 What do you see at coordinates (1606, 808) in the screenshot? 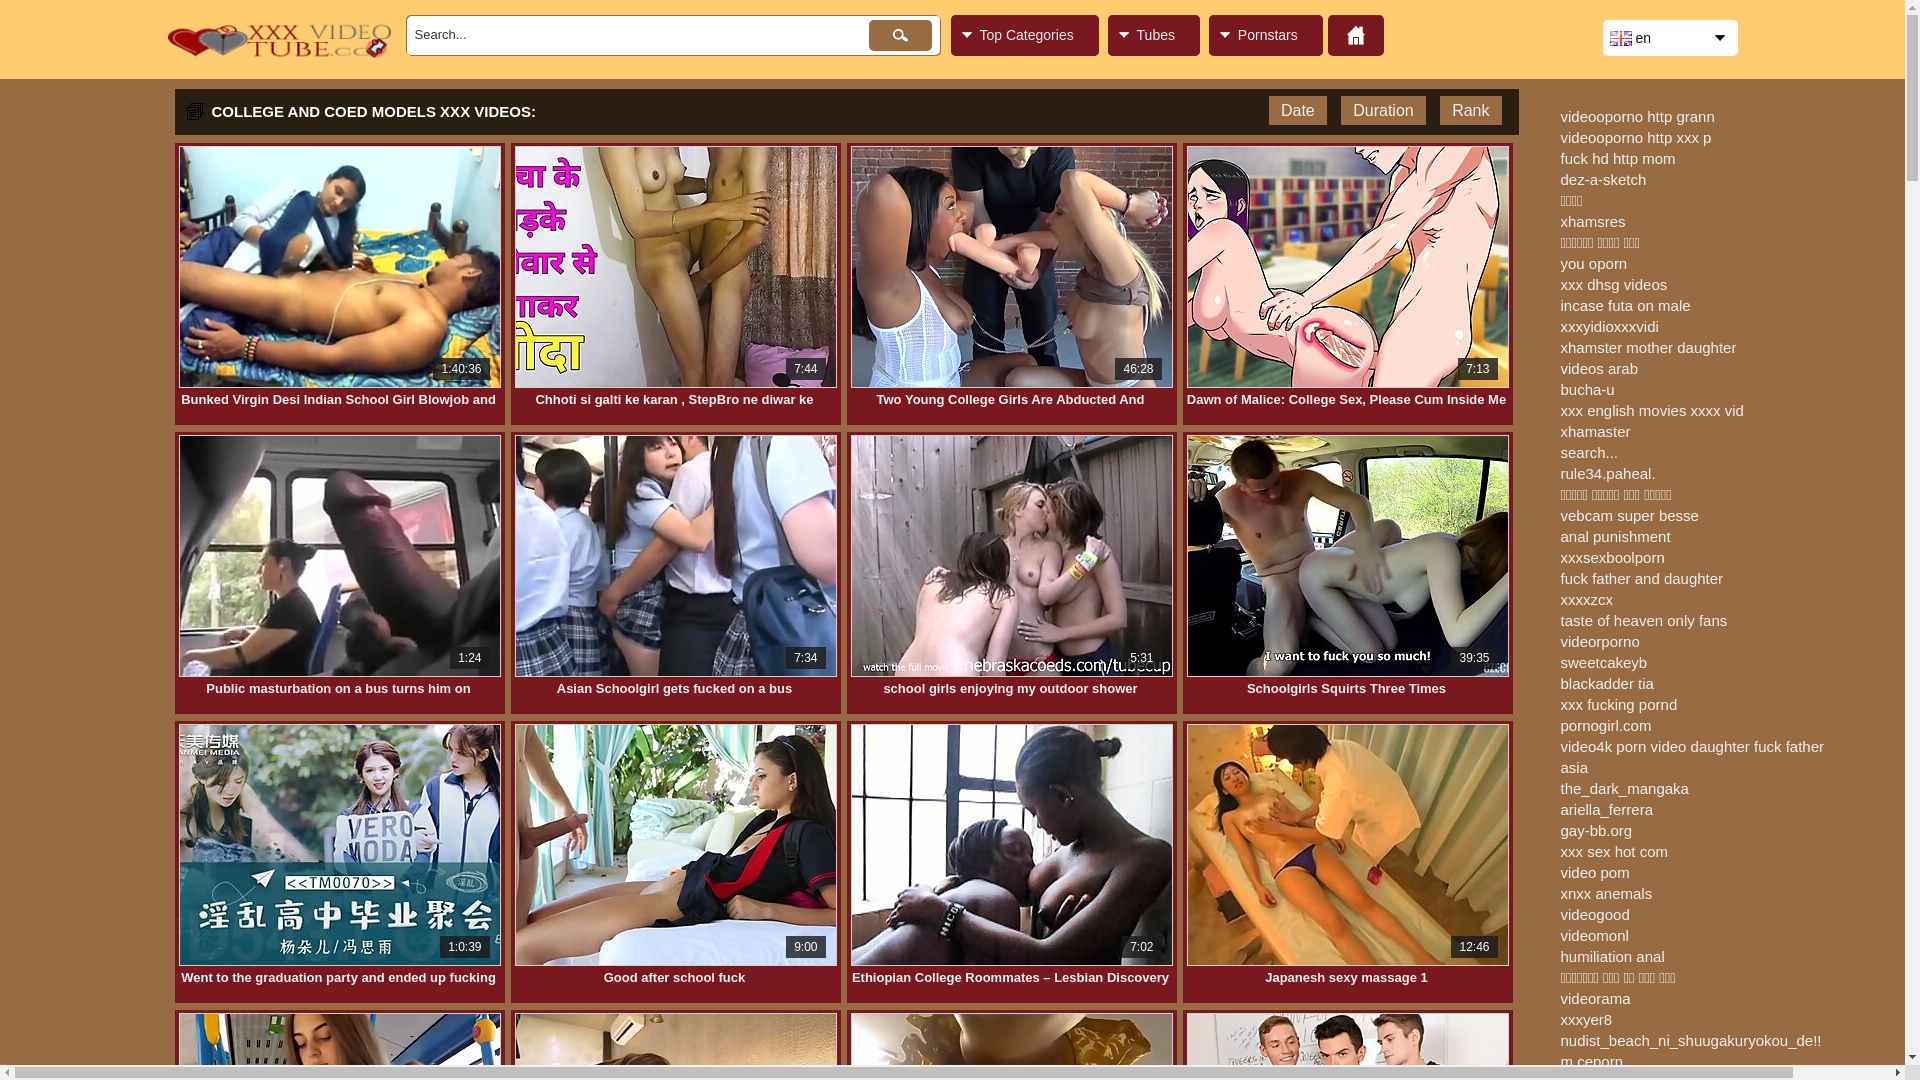
I see `'ariella_ferrera'` at bounding box center [1606, 808].